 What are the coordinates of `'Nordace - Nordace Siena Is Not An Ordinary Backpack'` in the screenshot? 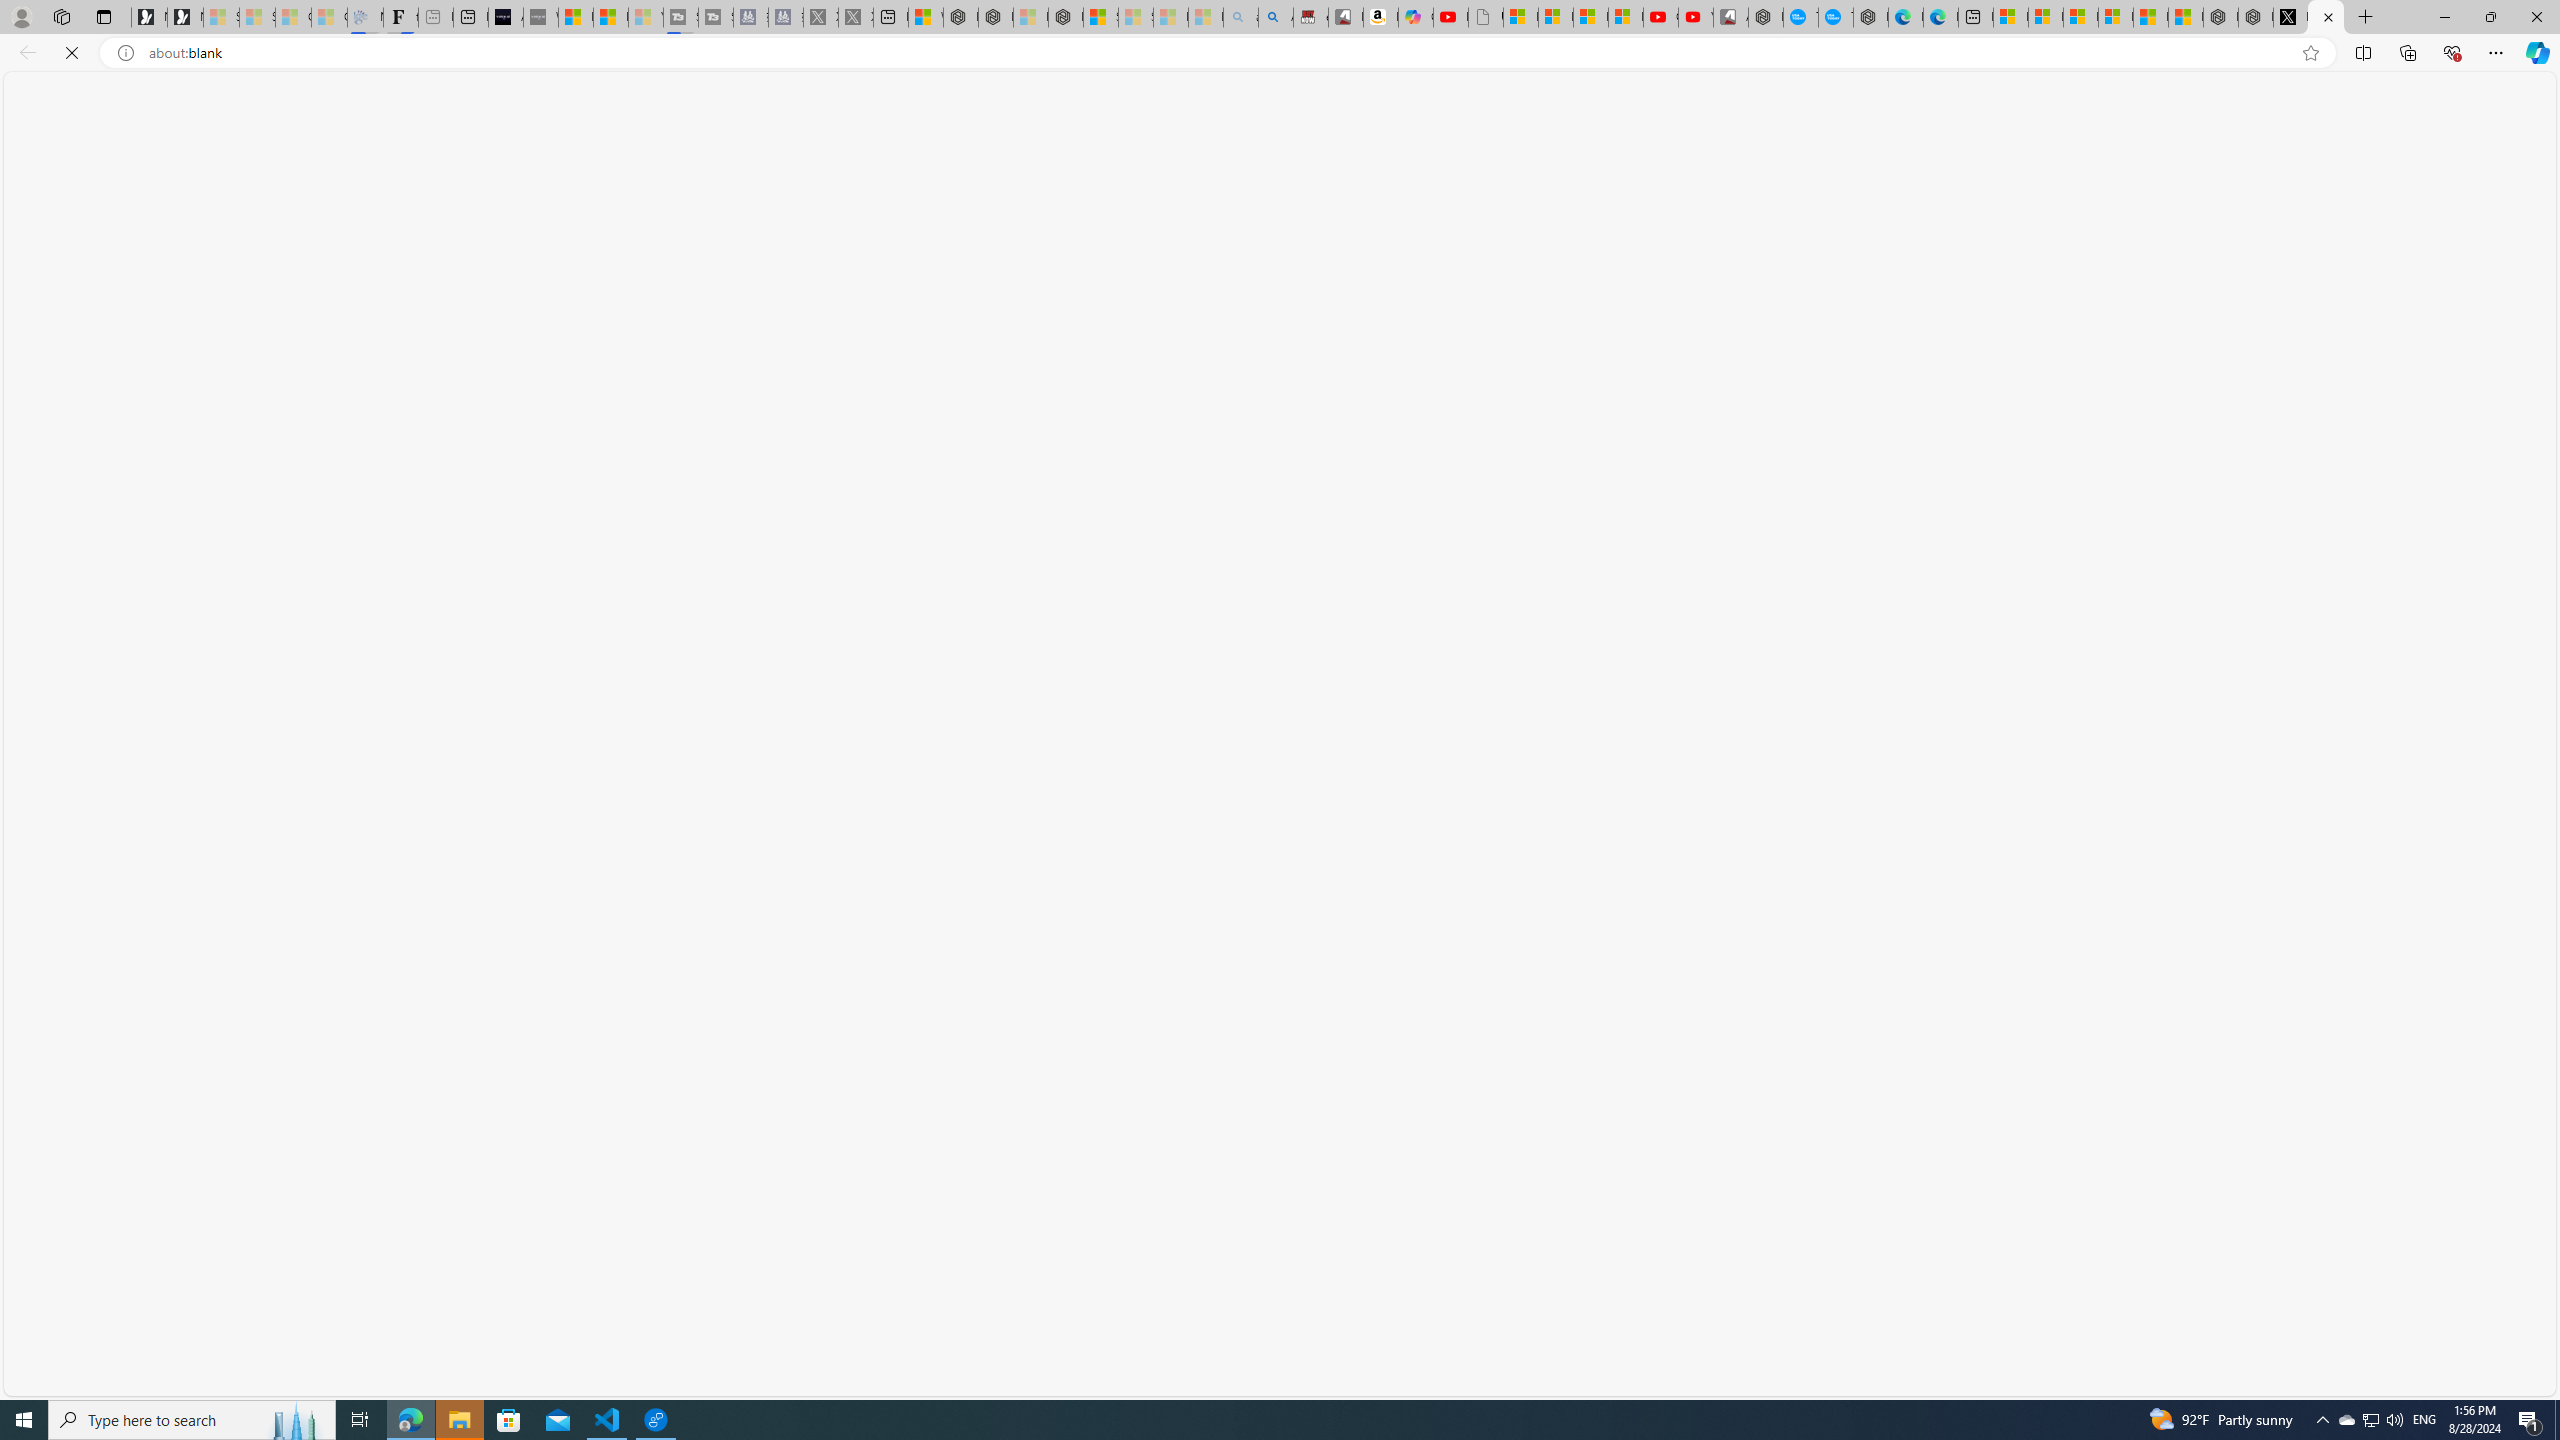 It's located at (1065, 16).